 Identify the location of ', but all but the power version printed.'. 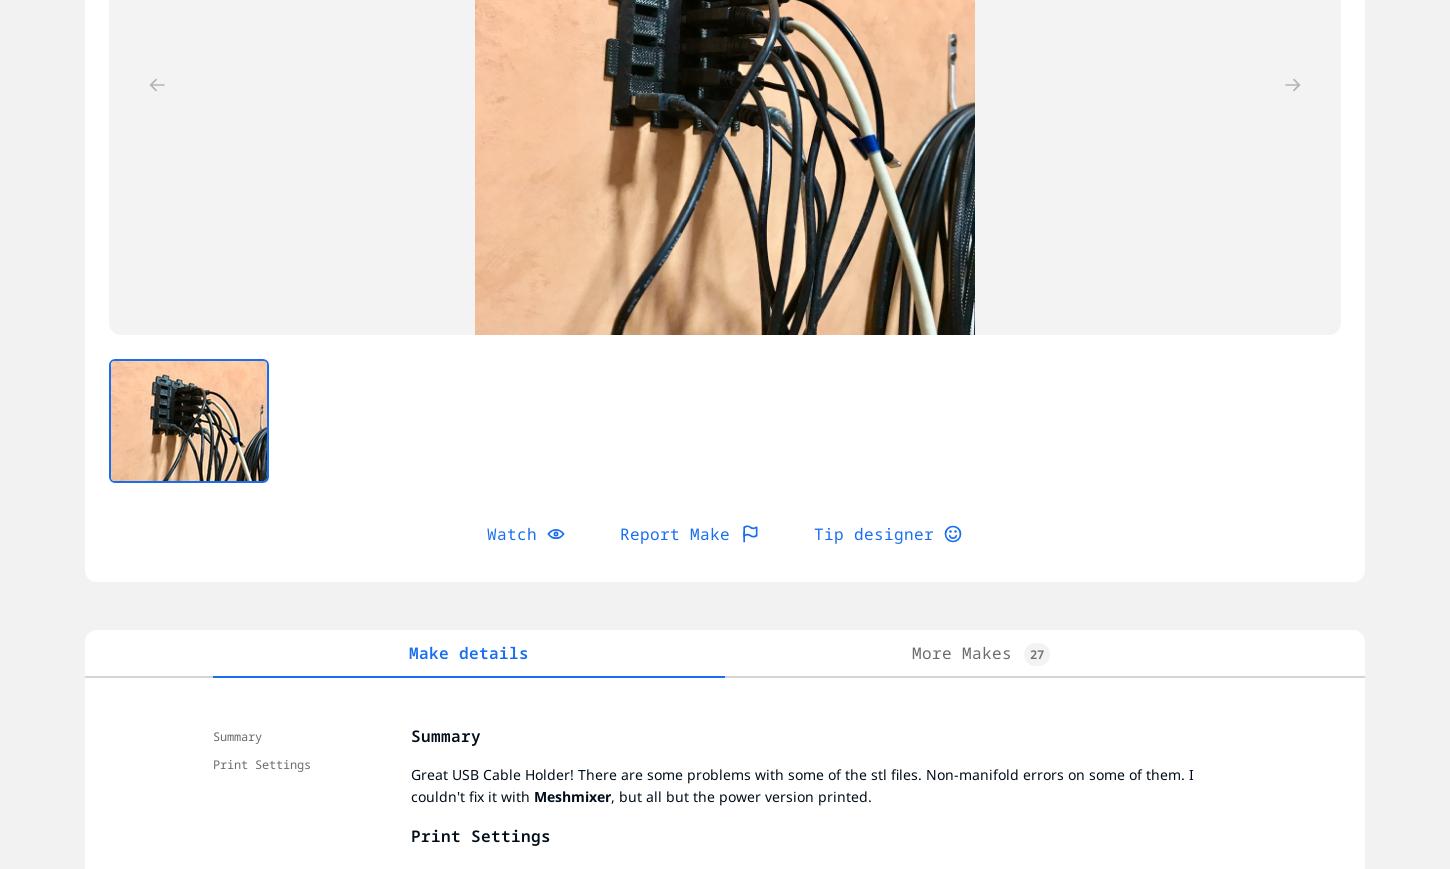
(741, 796).